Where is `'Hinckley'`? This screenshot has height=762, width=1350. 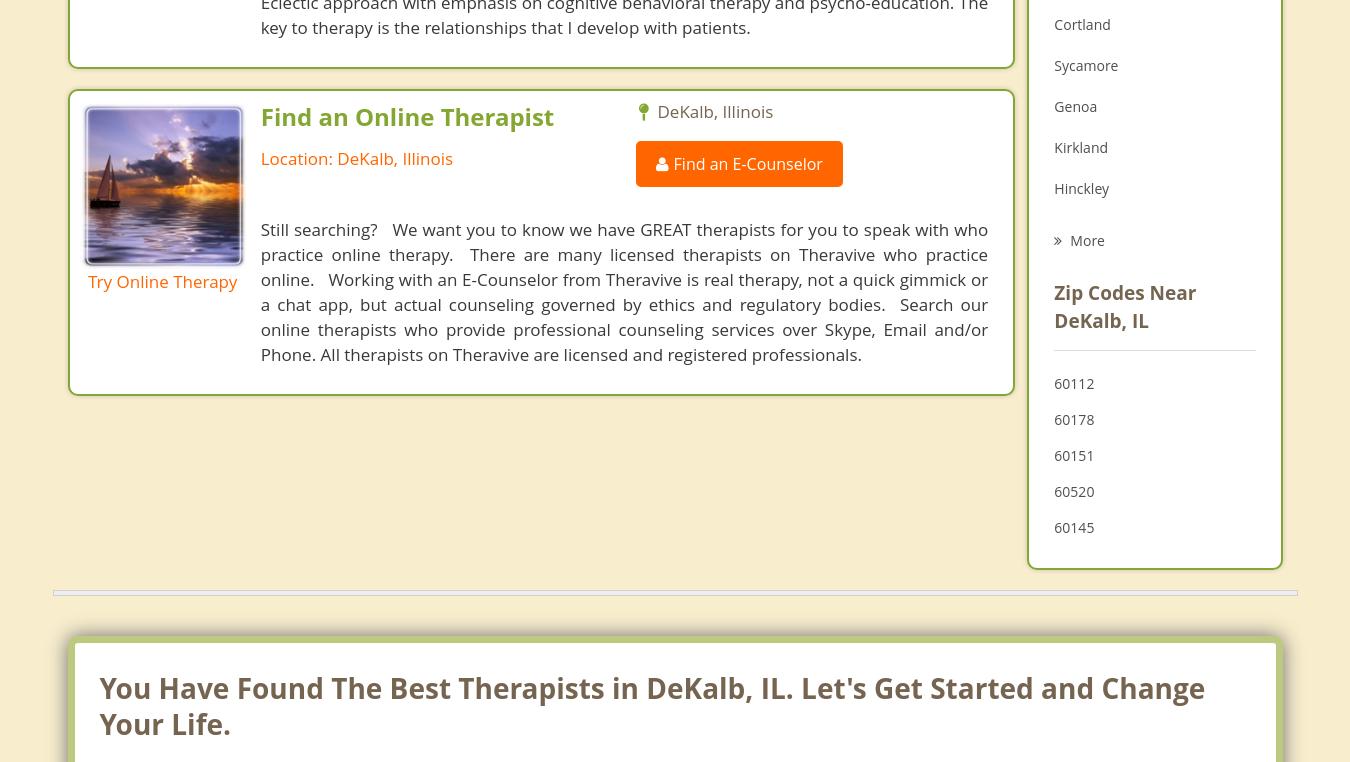
'Hinckley' is located at coordinates (1081, 187).